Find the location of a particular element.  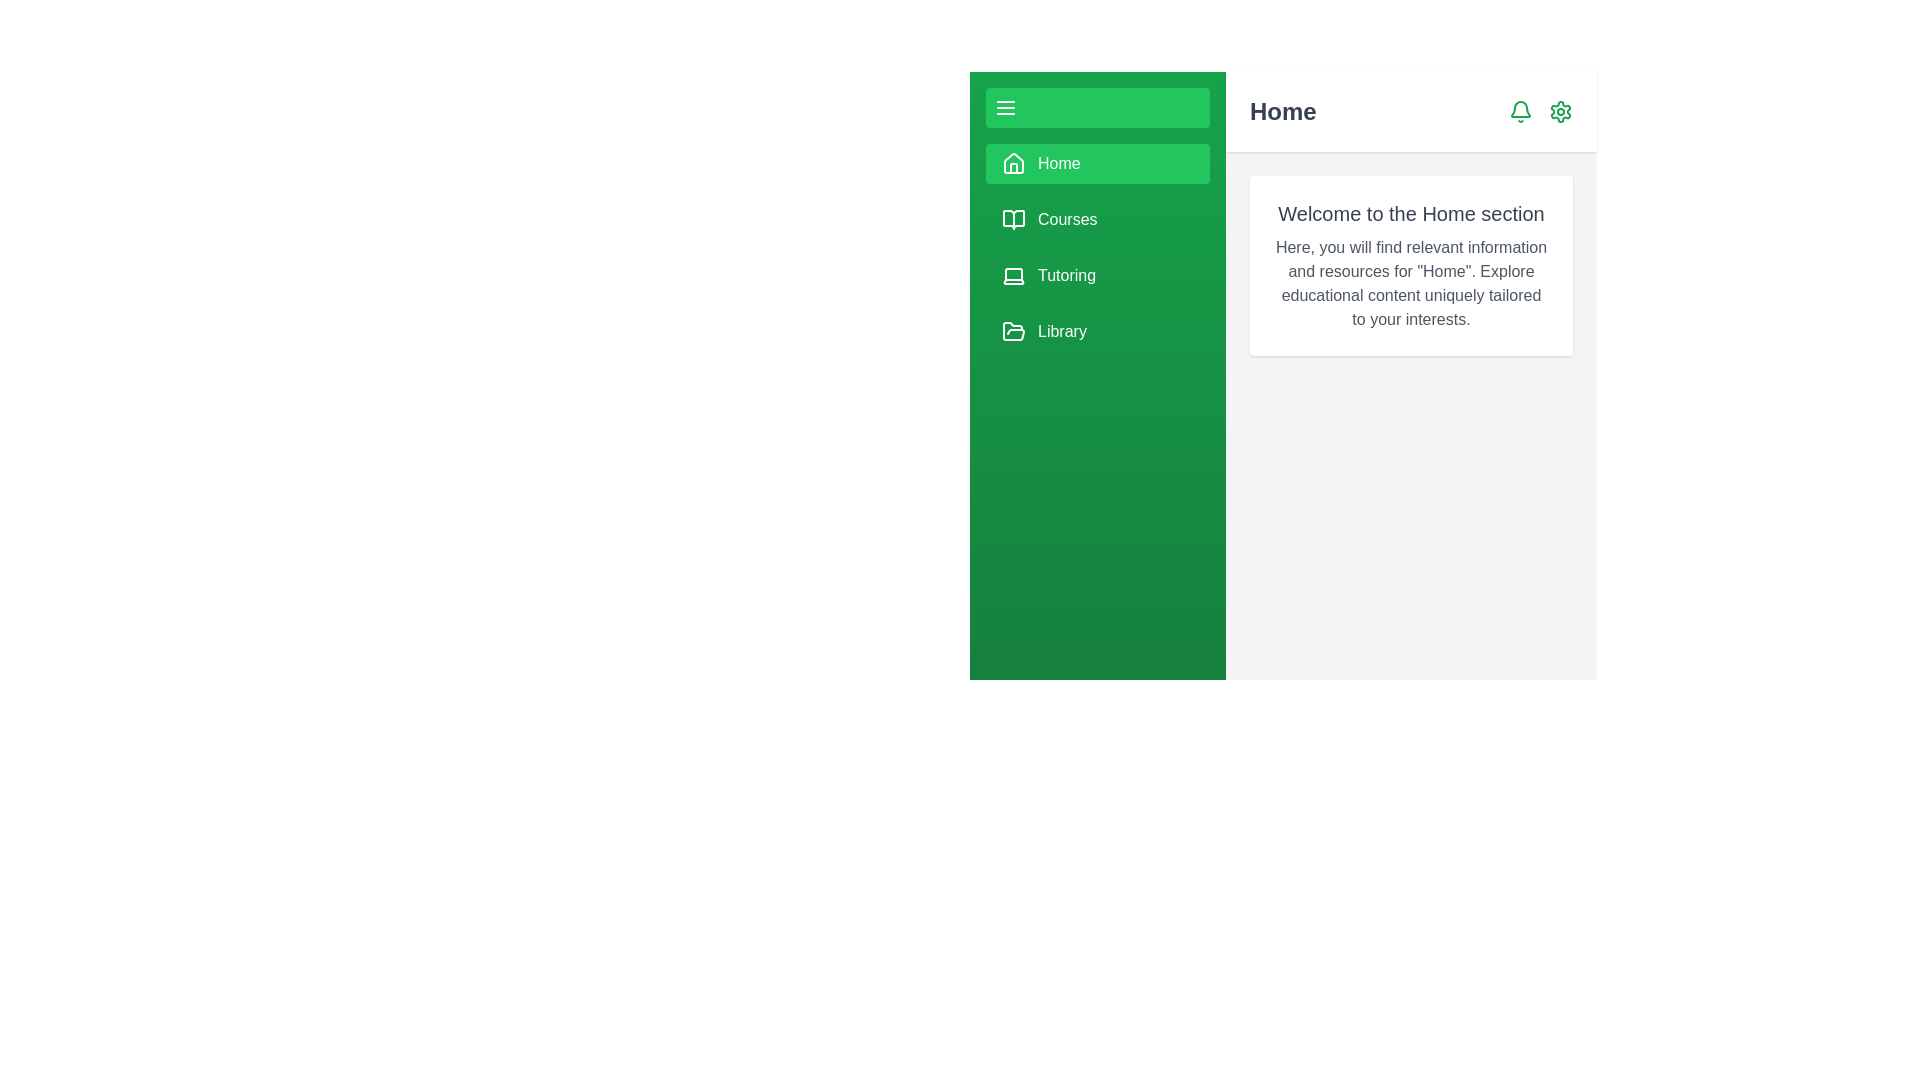

the SVG graphic element icon located at the center of its bounding box in the interactive menu is located at coordinates (1013, 330).